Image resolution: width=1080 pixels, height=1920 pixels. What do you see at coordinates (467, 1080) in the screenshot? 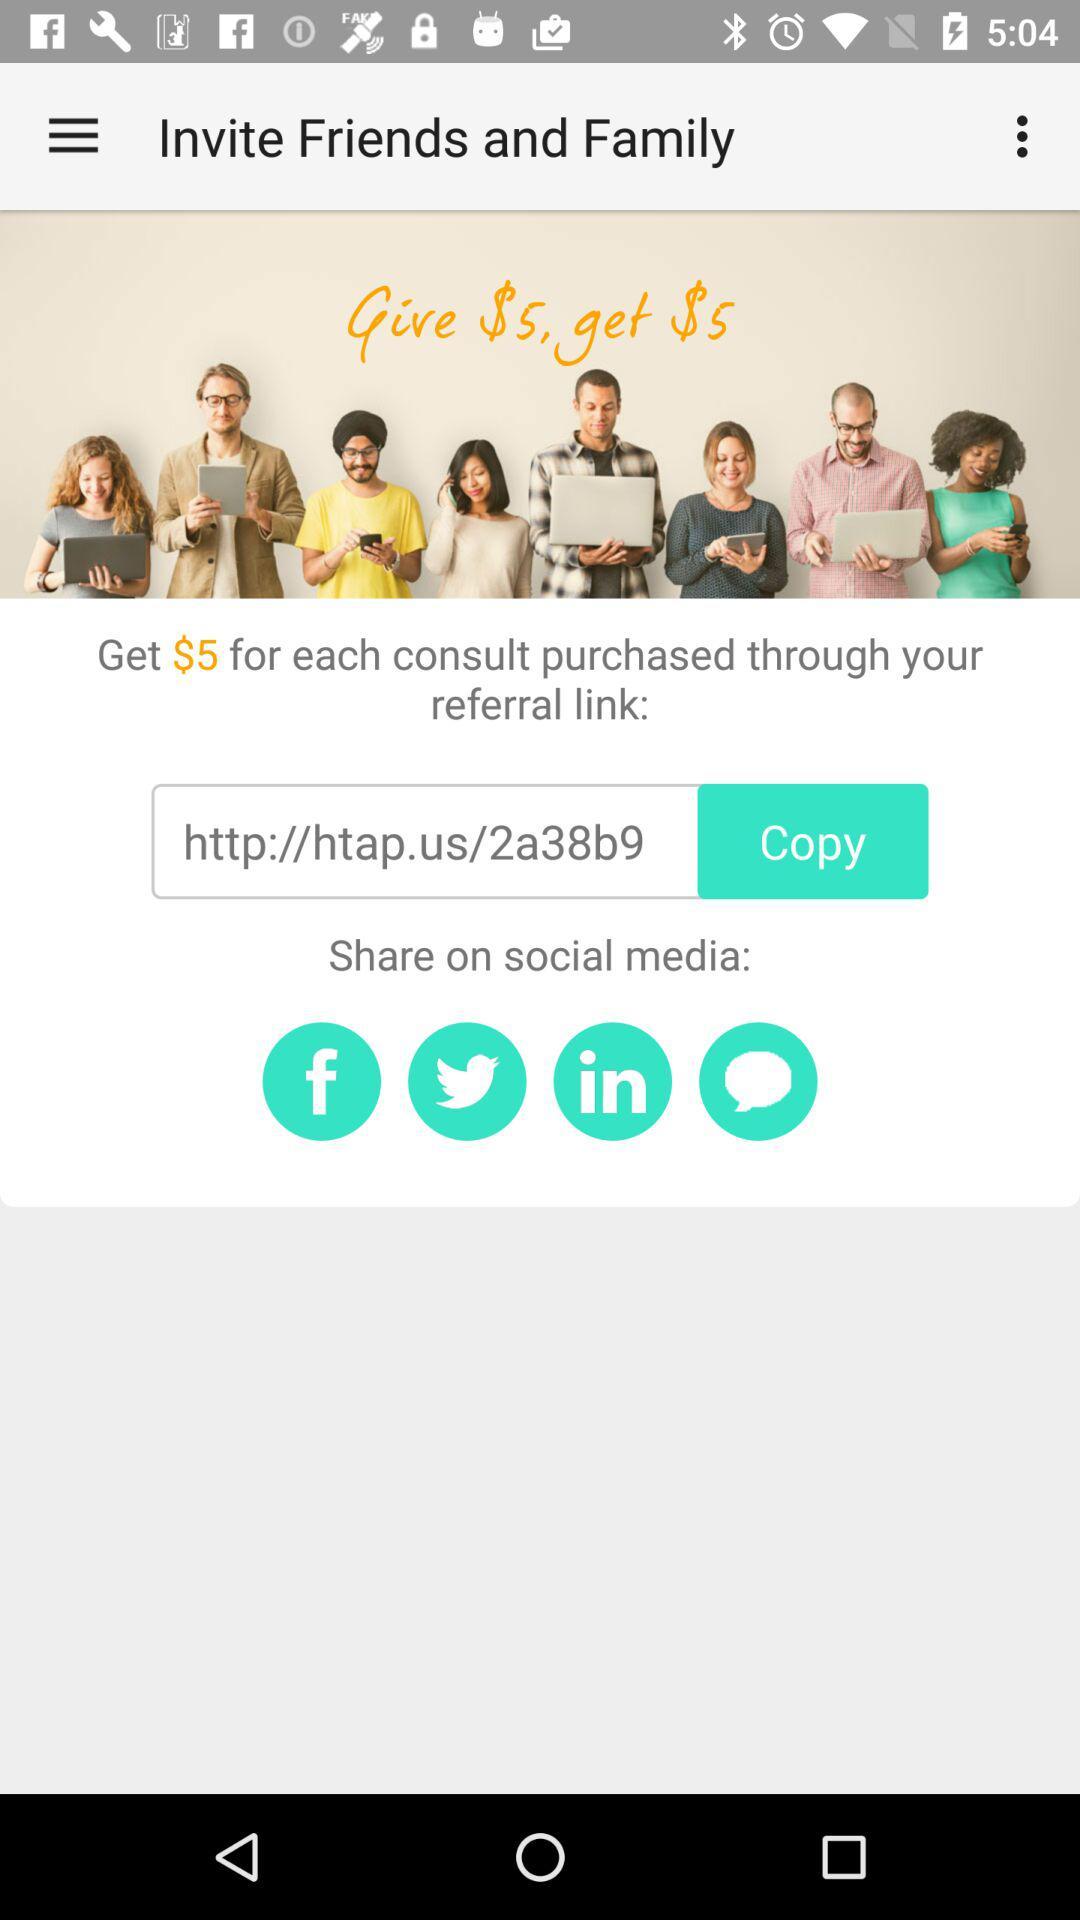
I see `the twitter icon` at bounding box center [467, 1080].